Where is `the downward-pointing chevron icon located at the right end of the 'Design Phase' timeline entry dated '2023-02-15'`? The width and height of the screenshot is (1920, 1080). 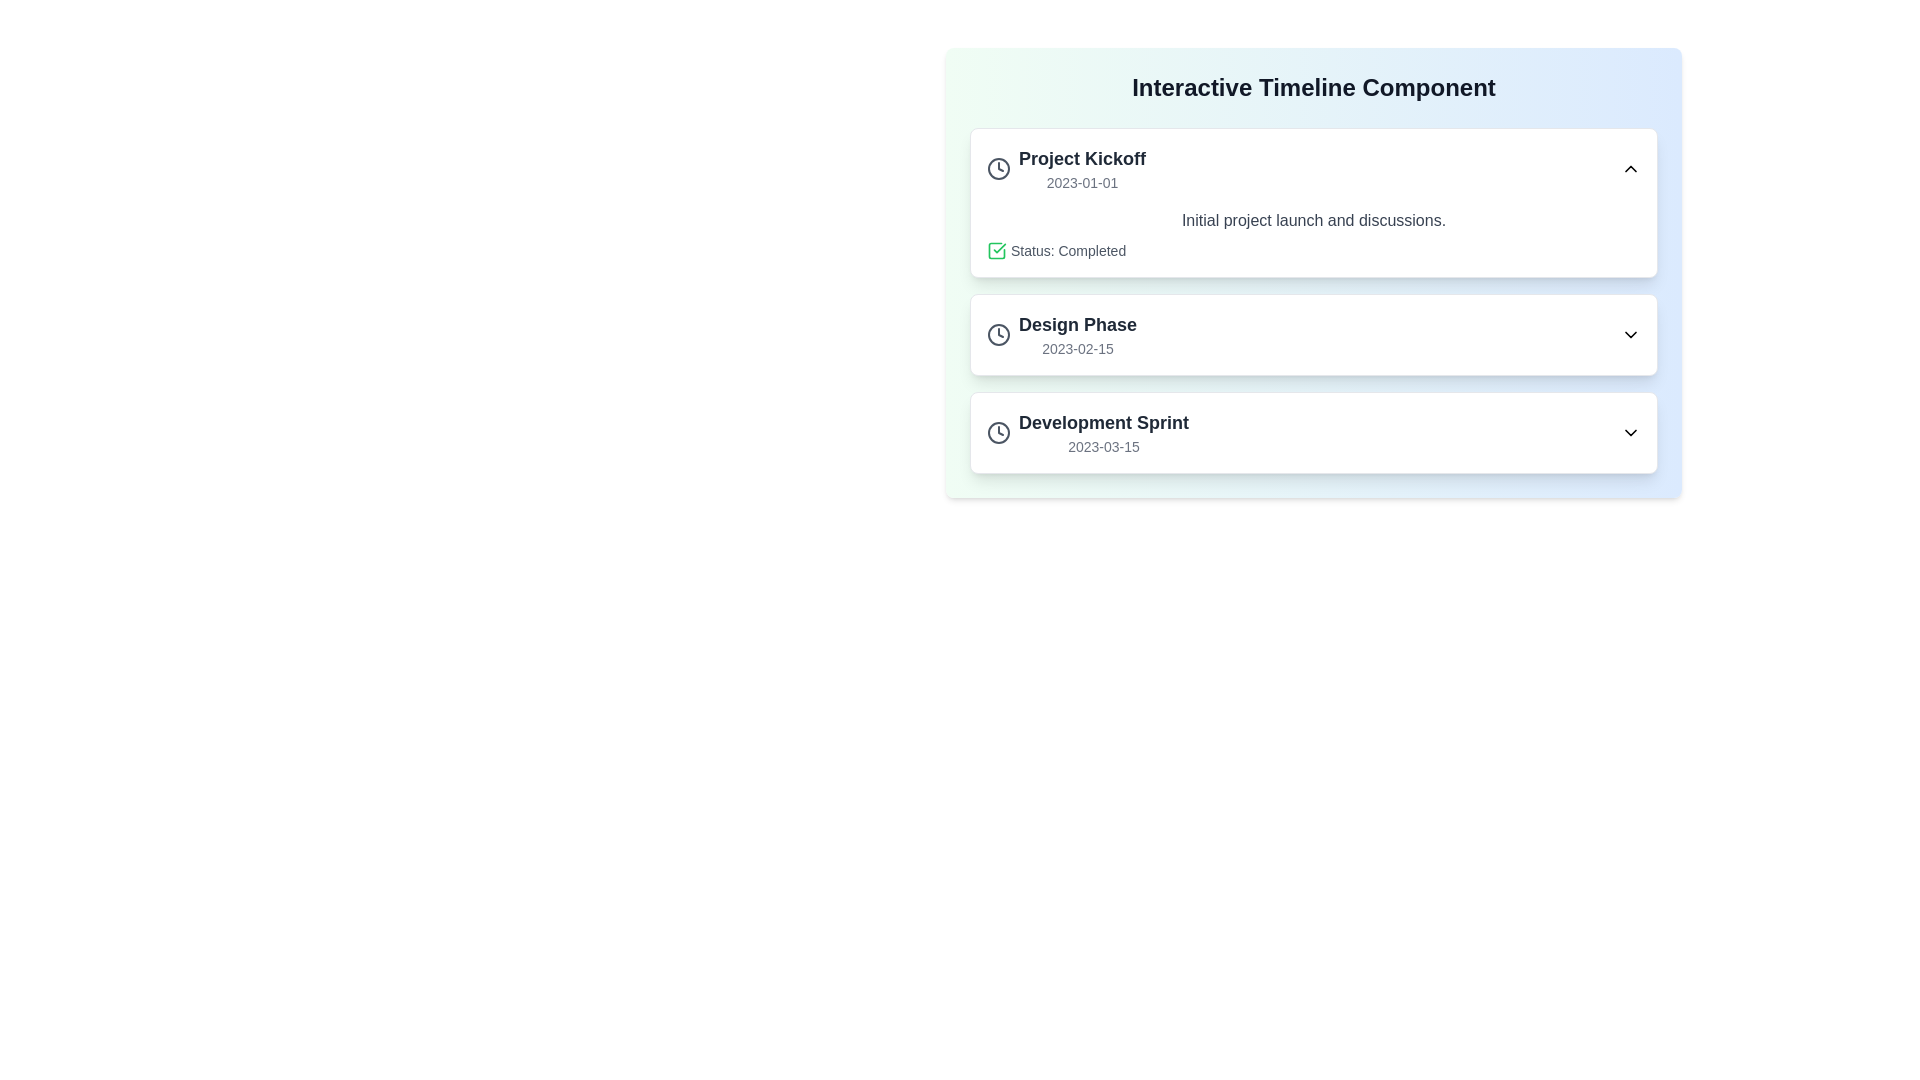
the downward-pointing chevron icon located at the right end of the 'Design Phase' timeline entry dated '2023-02-15' is located at coordinates (1631, 334).